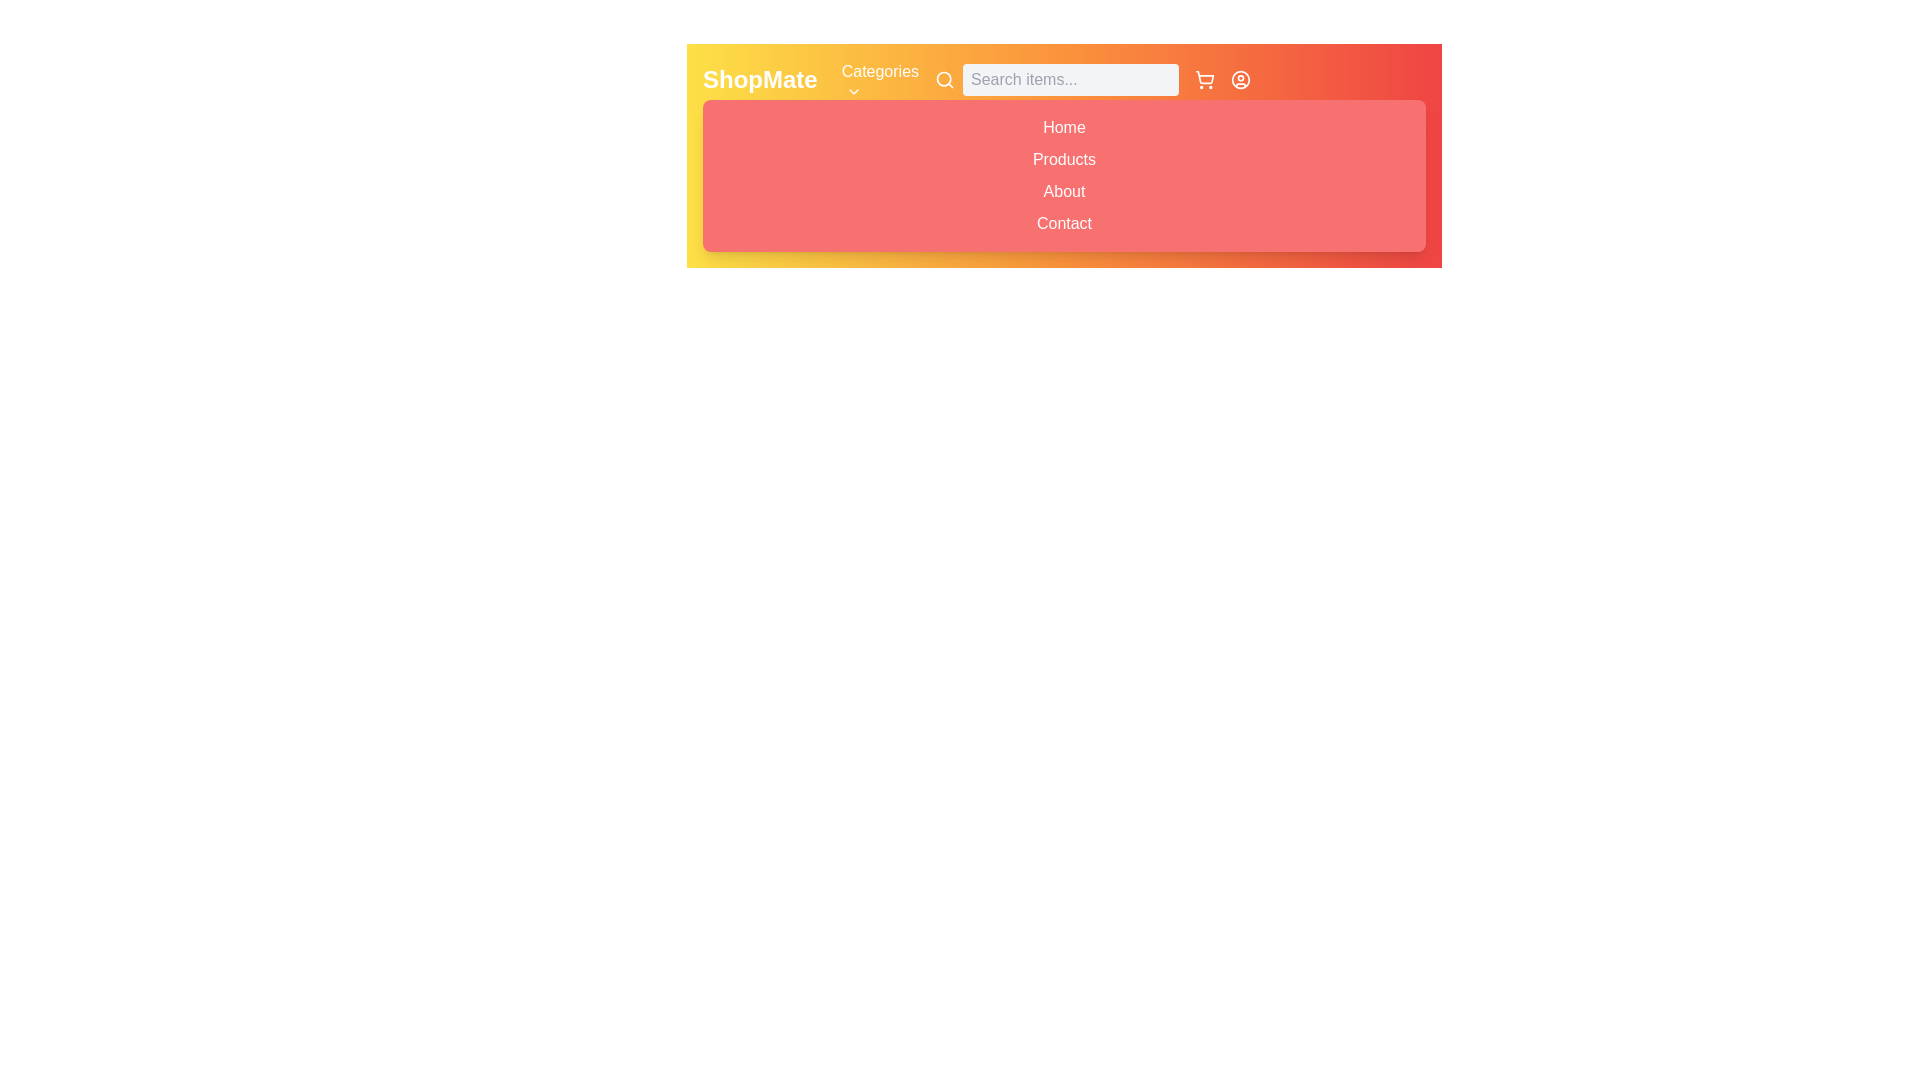 The height and width of the screenshot is (1080, 1920). I want to click on the 'About' navigation link in the dropdown menu, so click(1063, 192).